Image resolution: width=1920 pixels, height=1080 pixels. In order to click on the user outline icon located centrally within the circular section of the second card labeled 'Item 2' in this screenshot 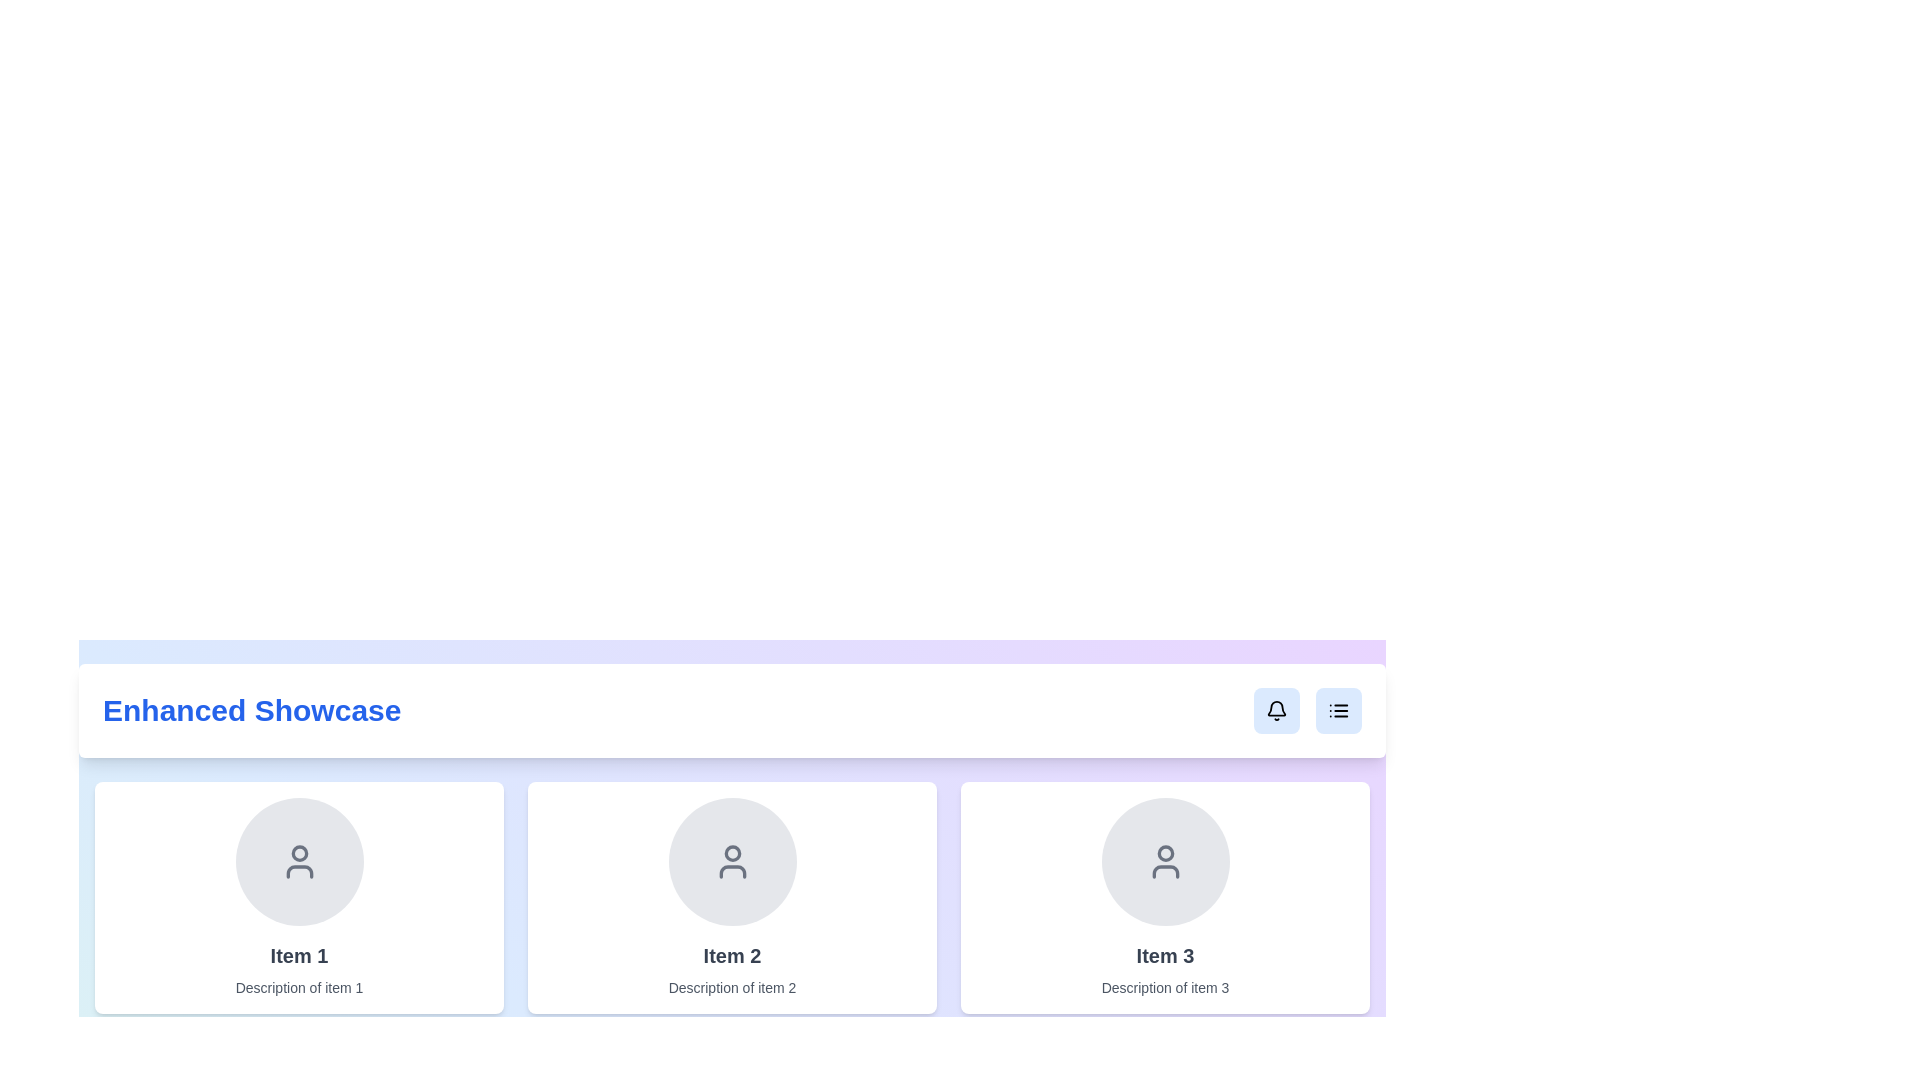, I will do `click(731, 860)`.